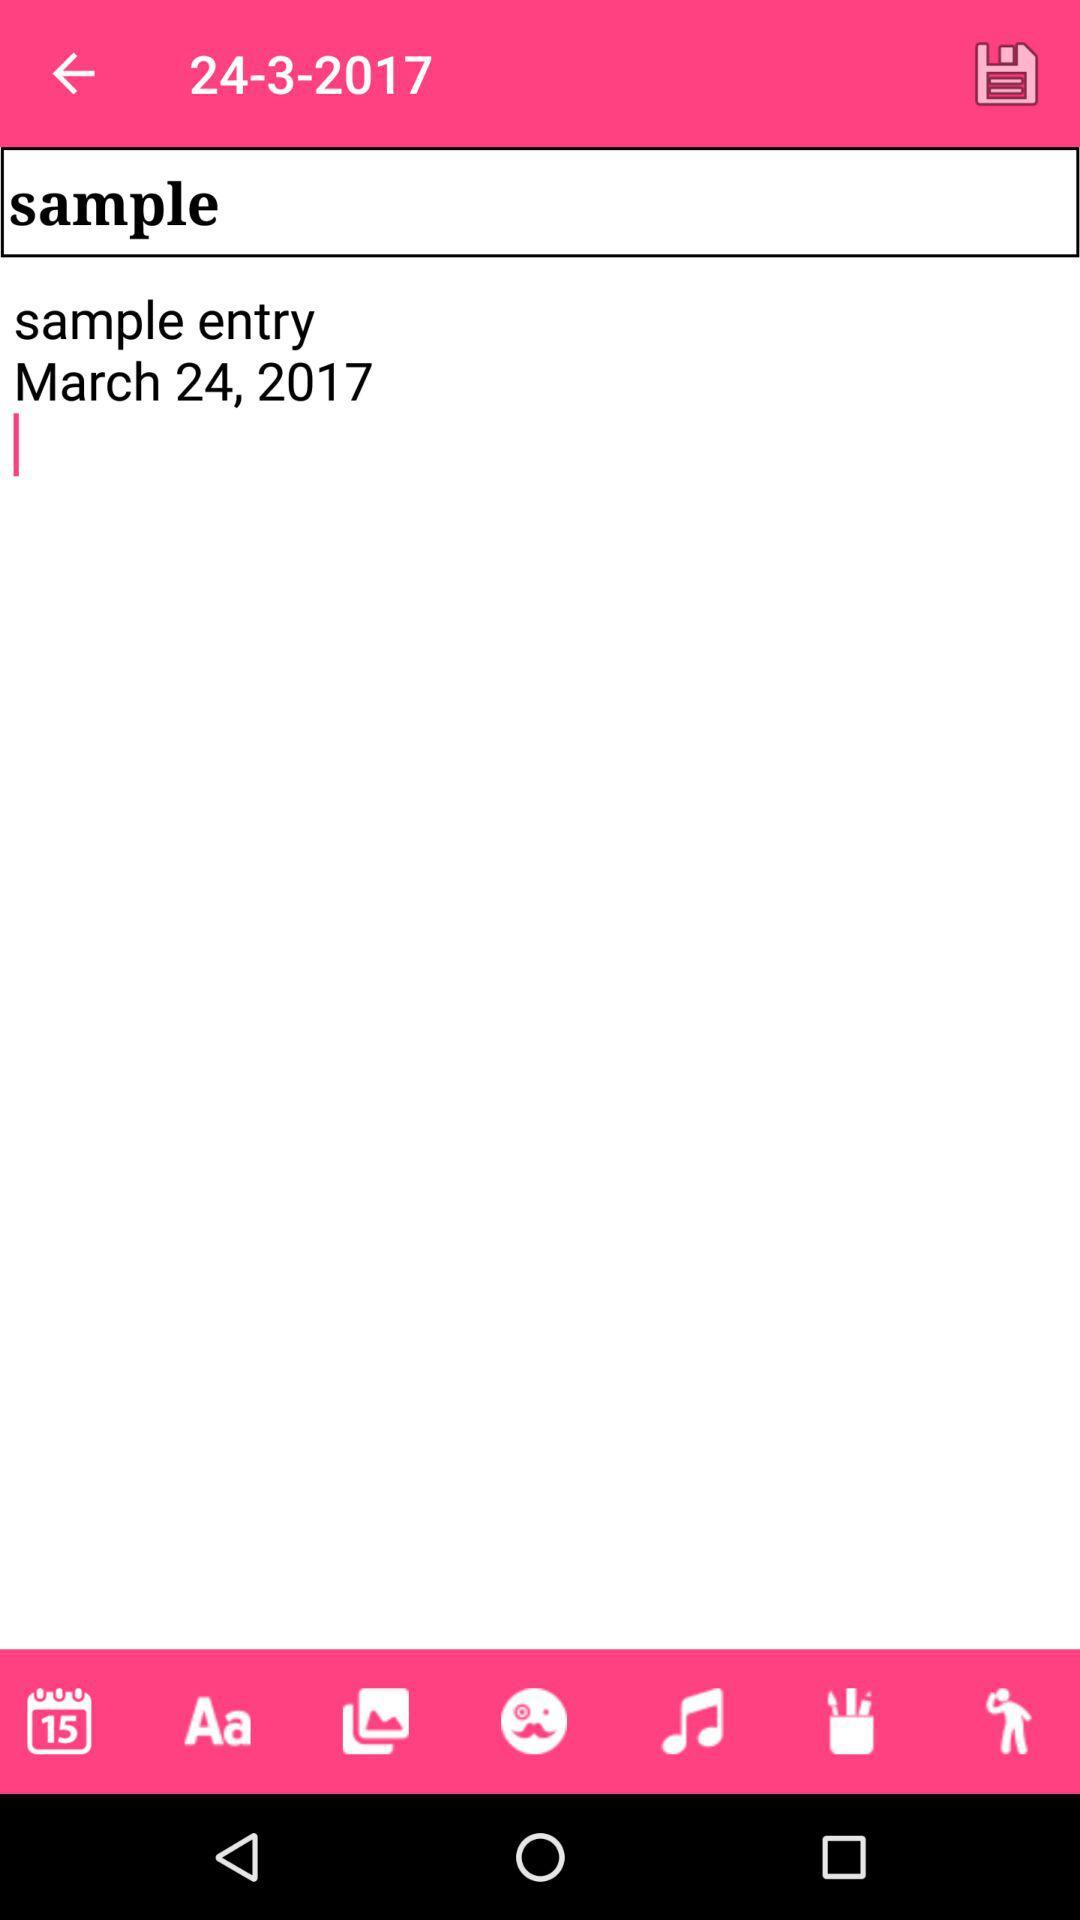 This screenshot has width=1080, height=1920. What do you see at coordinates (375, 1720) in the screenshot?
I see `image` at bounding box center [375, 1720].